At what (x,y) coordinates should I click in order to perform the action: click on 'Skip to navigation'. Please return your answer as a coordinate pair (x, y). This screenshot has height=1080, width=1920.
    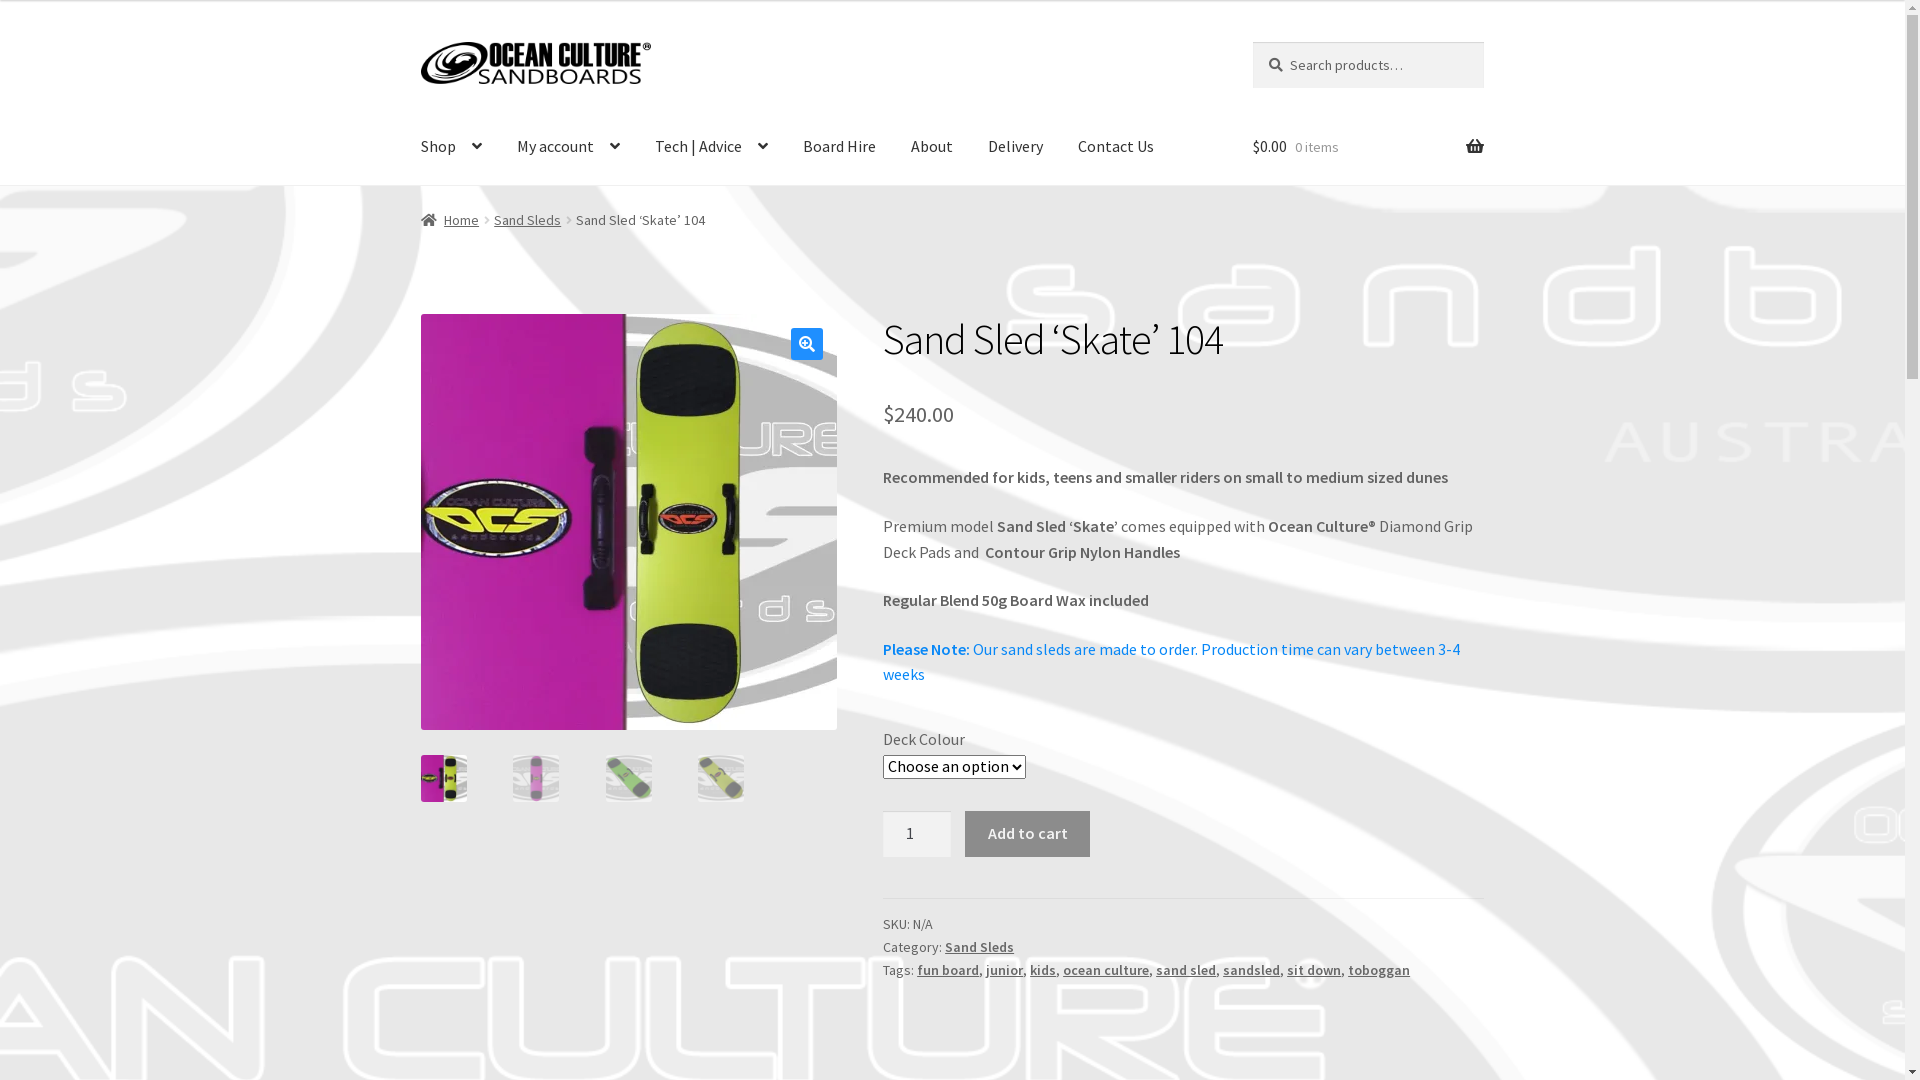
    Looking at the image, I should click on (419, 41).